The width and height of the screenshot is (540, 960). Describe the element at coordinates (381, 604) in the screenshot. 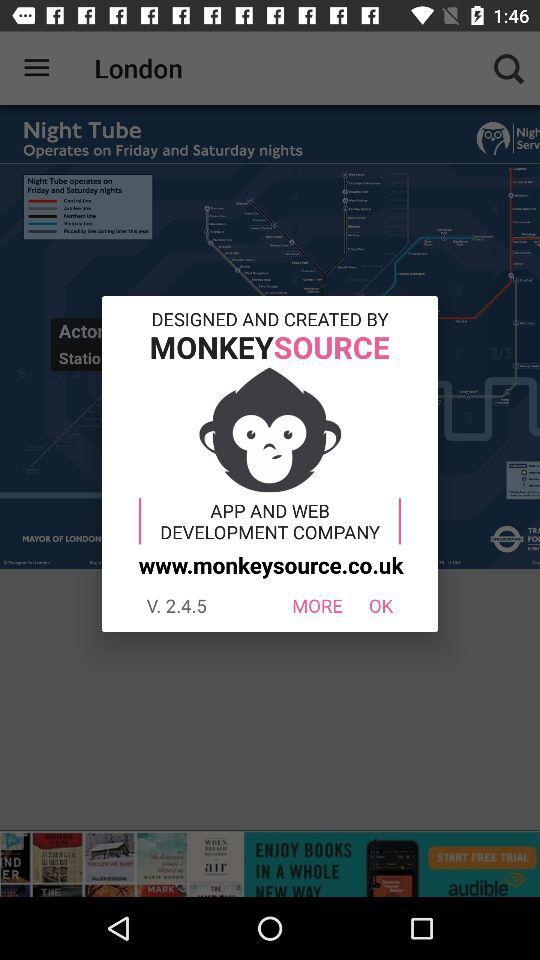

I see `icon to the right of the more icon` at that location.